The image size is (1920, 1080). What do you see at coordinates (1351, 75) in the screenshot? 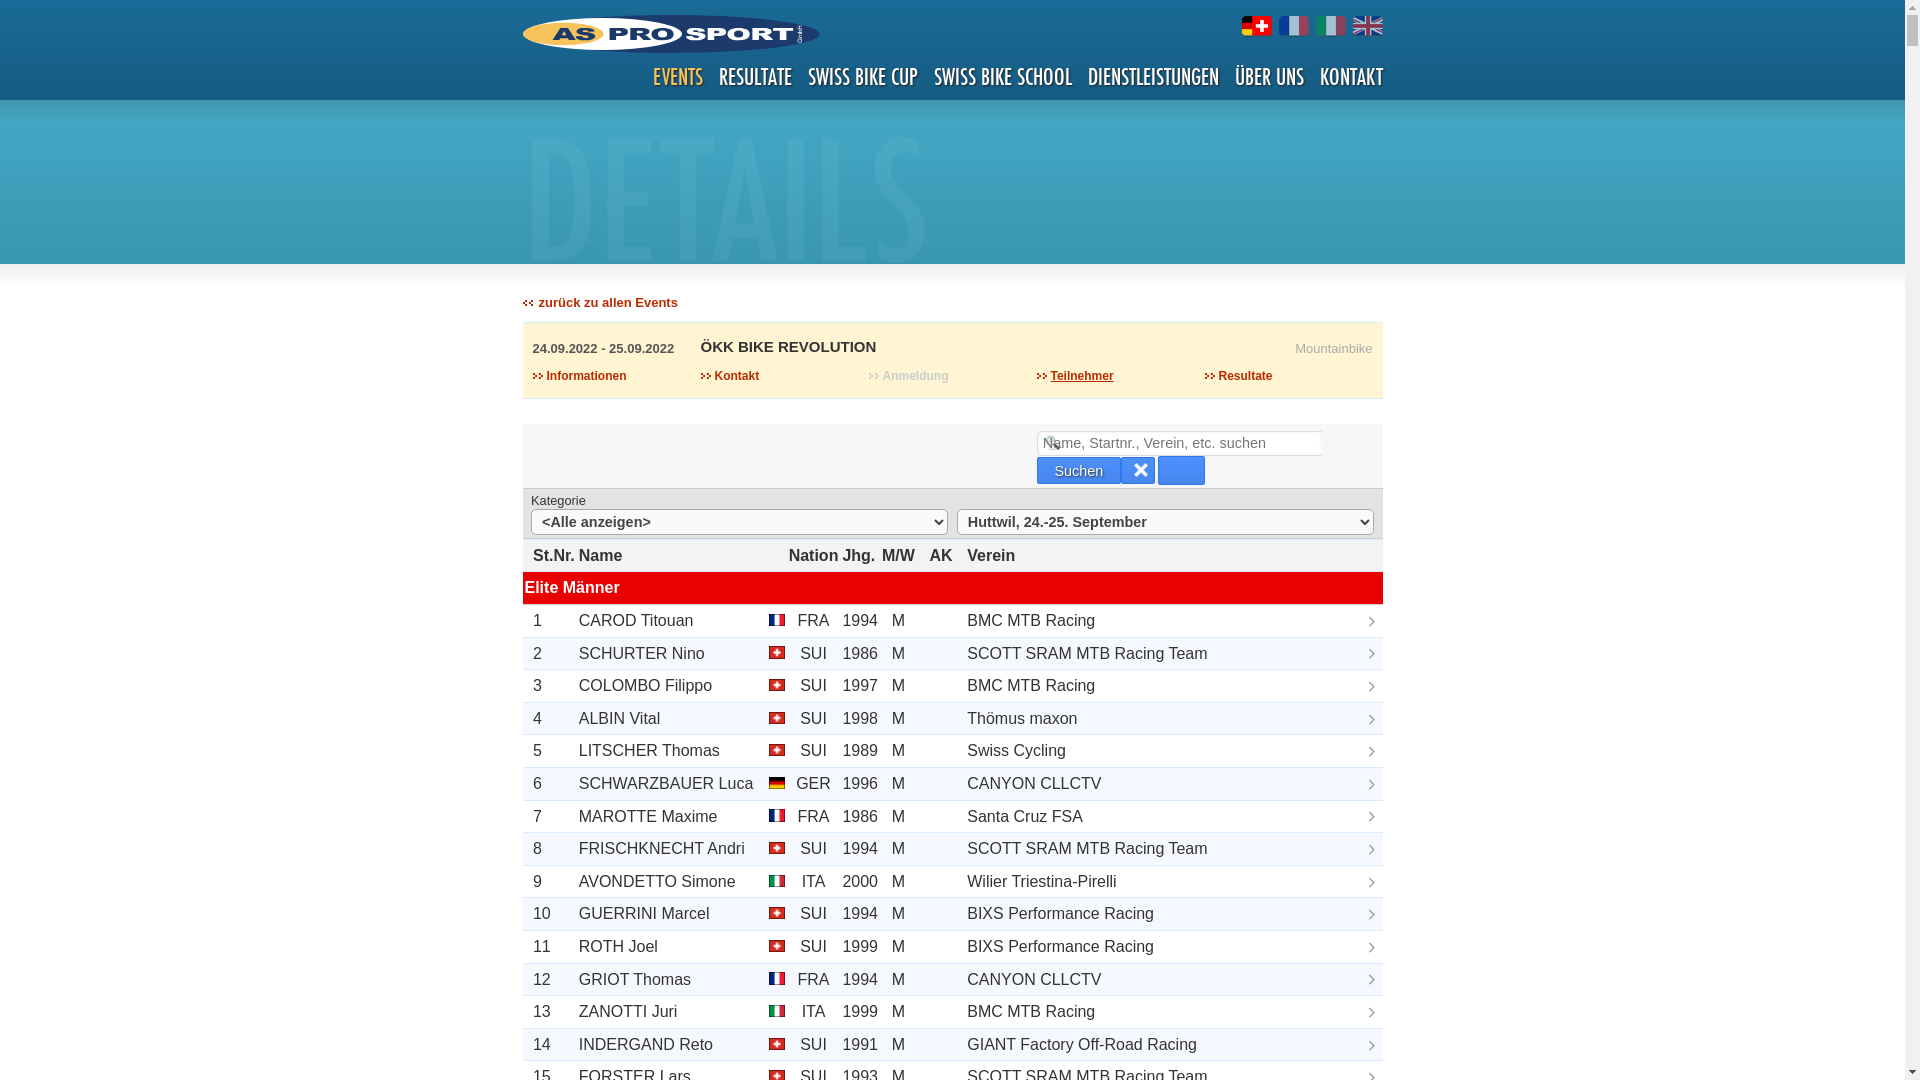
I see `'KONTAKT'` at bounding box center [1351, 75].